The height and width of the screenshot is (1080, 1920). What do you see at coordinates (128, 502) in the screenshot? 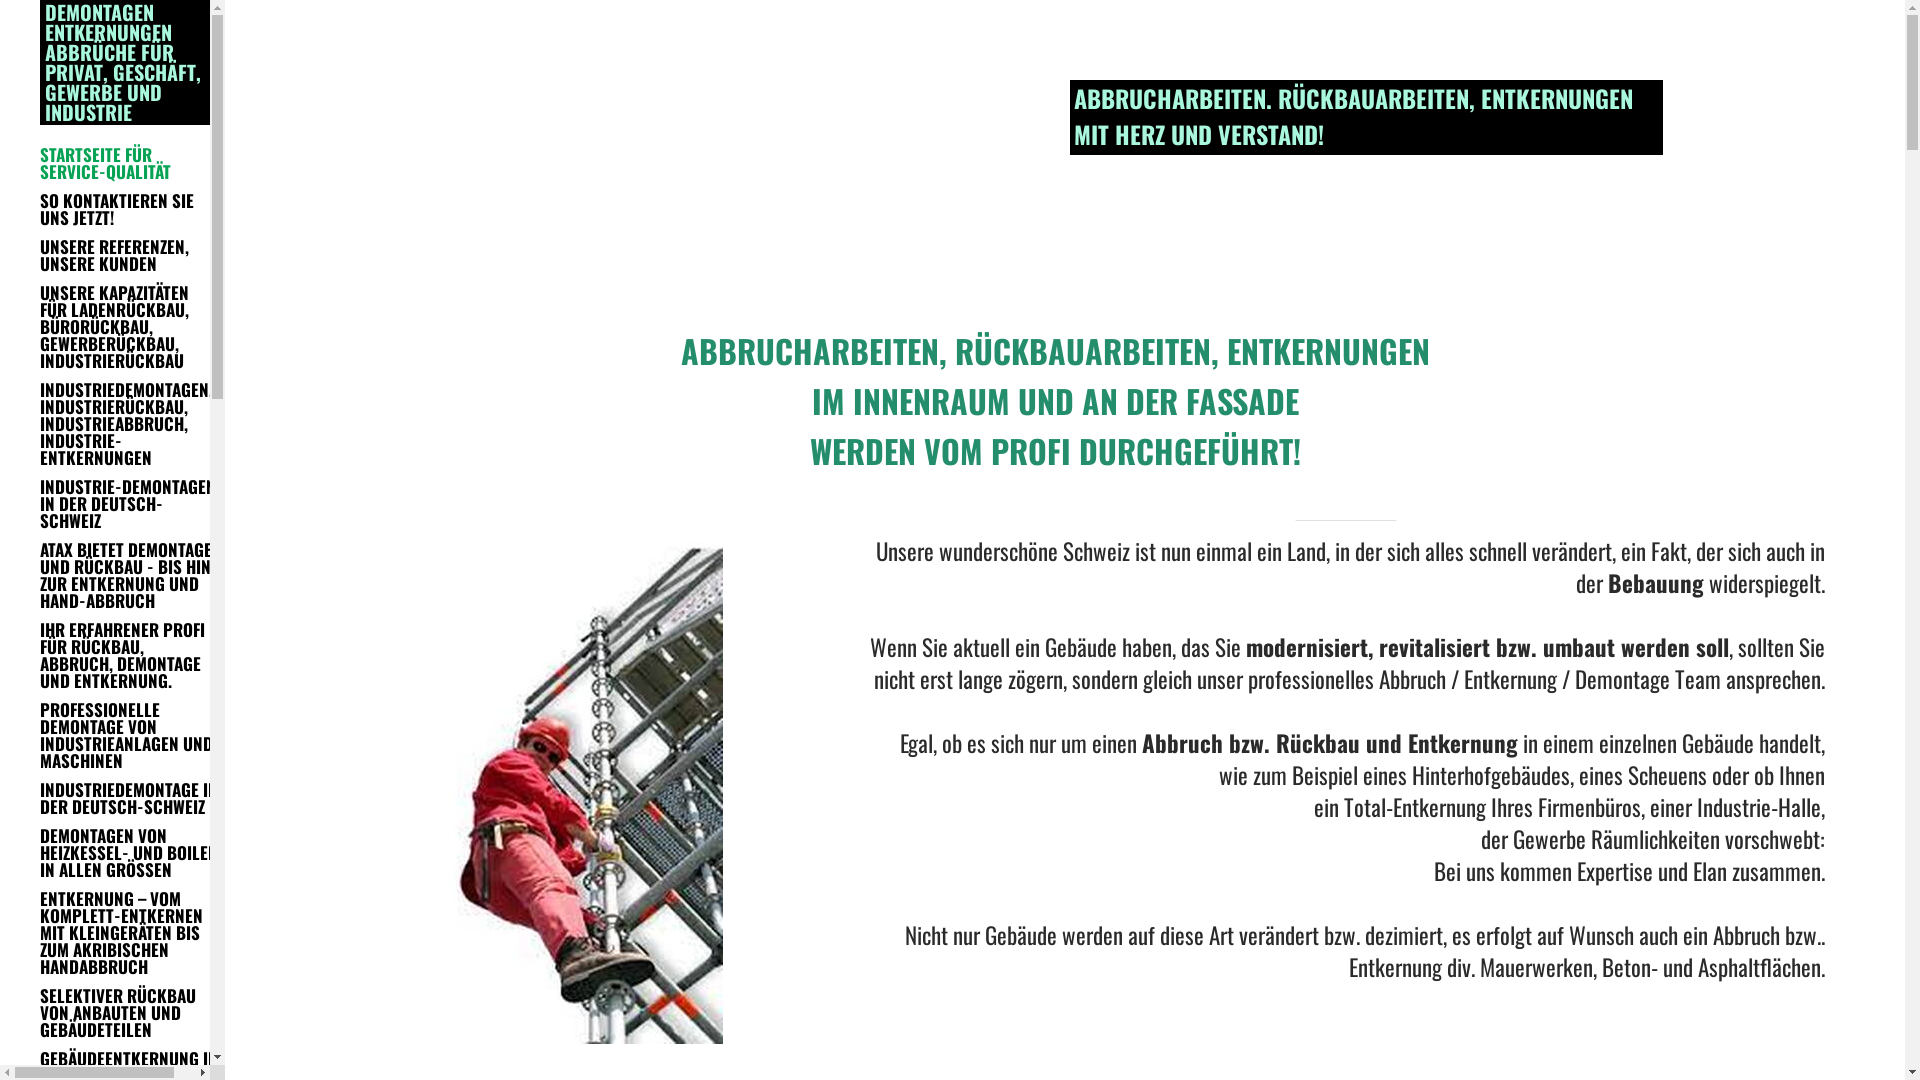
I see `'INDUSTRIE-DEMONTAGEN IN DER DEUTSCH-SCHWEIZ'` at bounding box center [128, 502].